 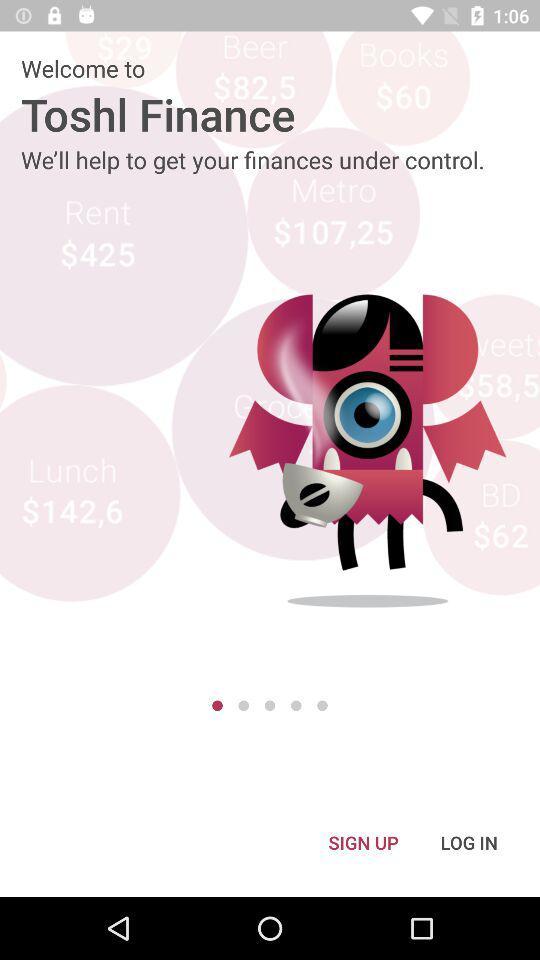 I want to click on sign up item, so click(x=362, y=841).